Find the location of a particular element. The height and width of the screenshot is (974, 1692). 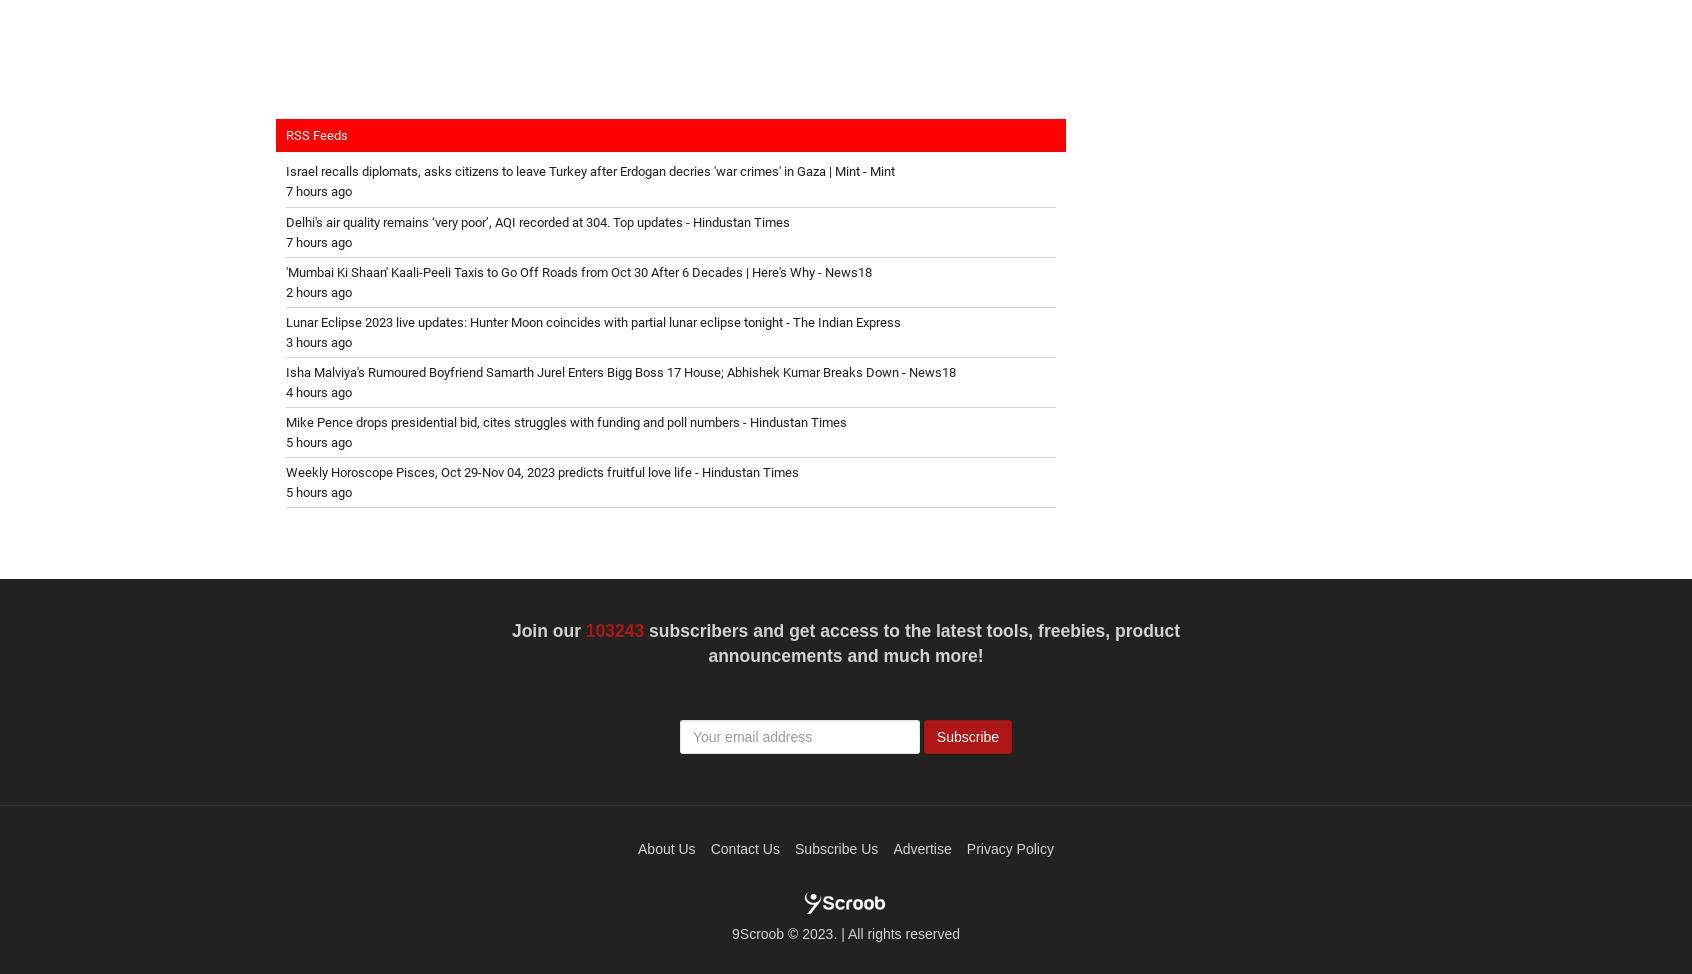

'Lunar Eclipse 2023 live updates: Hunter Moon coincides with partial lunar eclipse tonight - The Indian Express' is located at coordinates (592, 320).